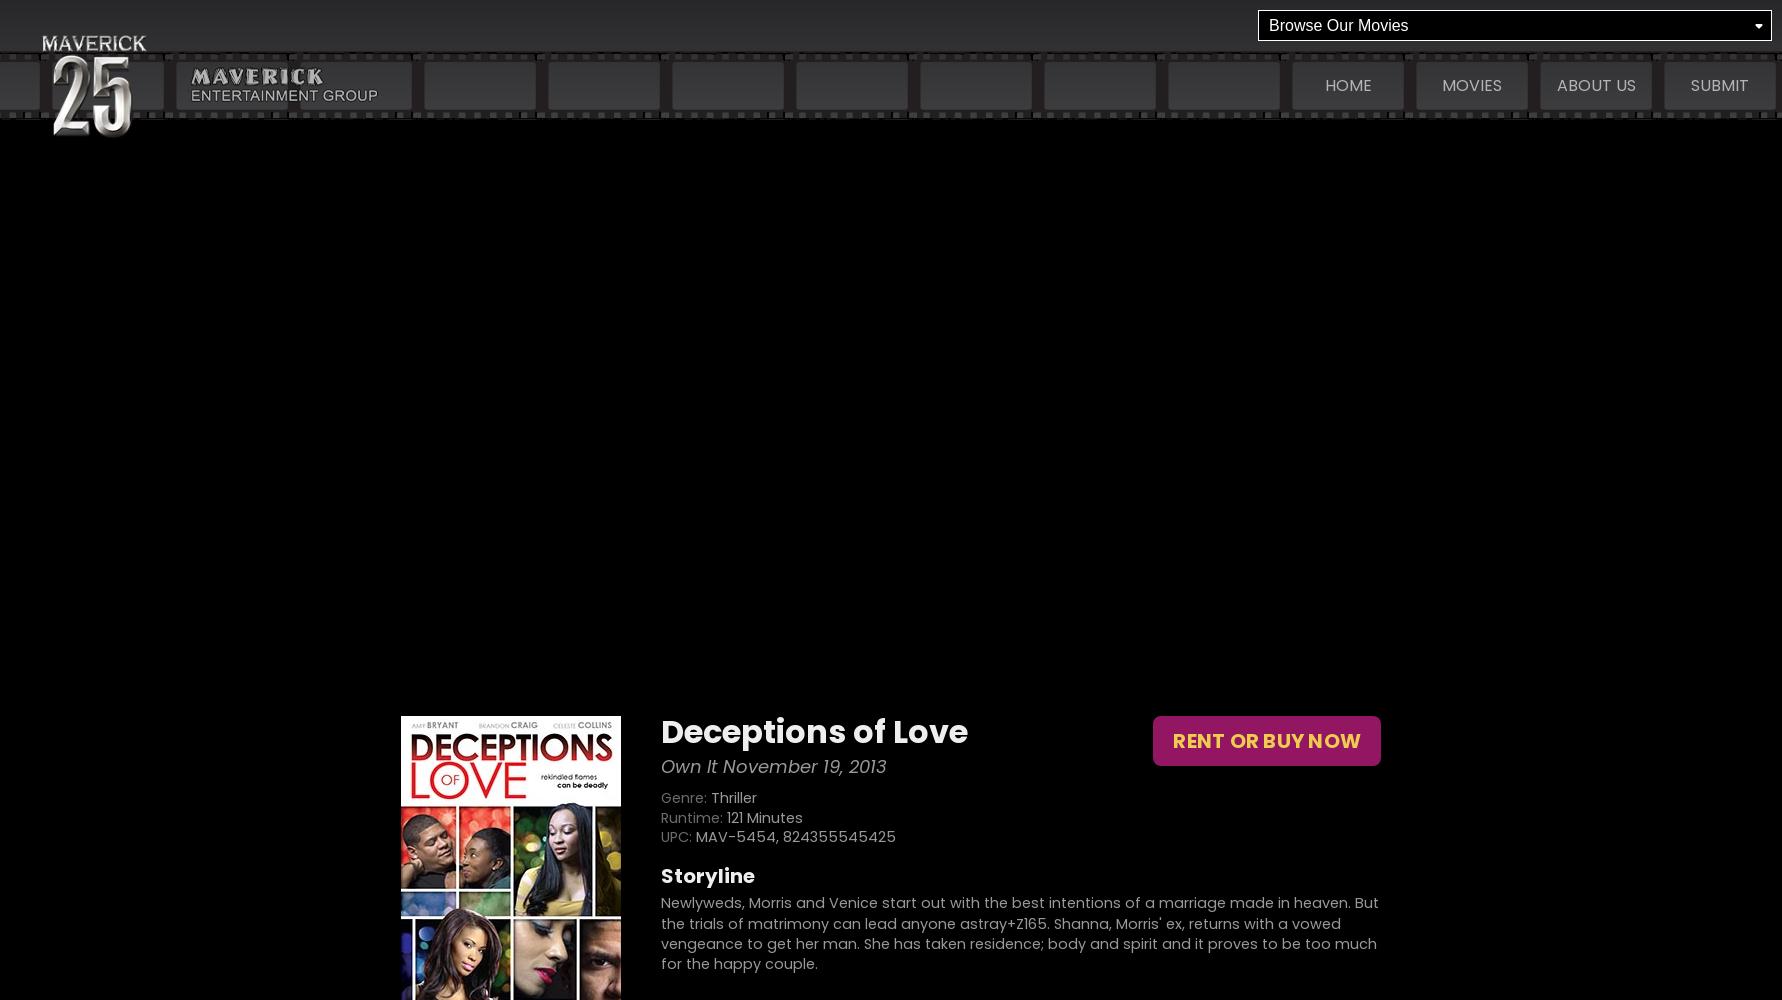  Describe the element at coordinates (706, 876) in the screenshot. I see `'Storyline'` at that location.